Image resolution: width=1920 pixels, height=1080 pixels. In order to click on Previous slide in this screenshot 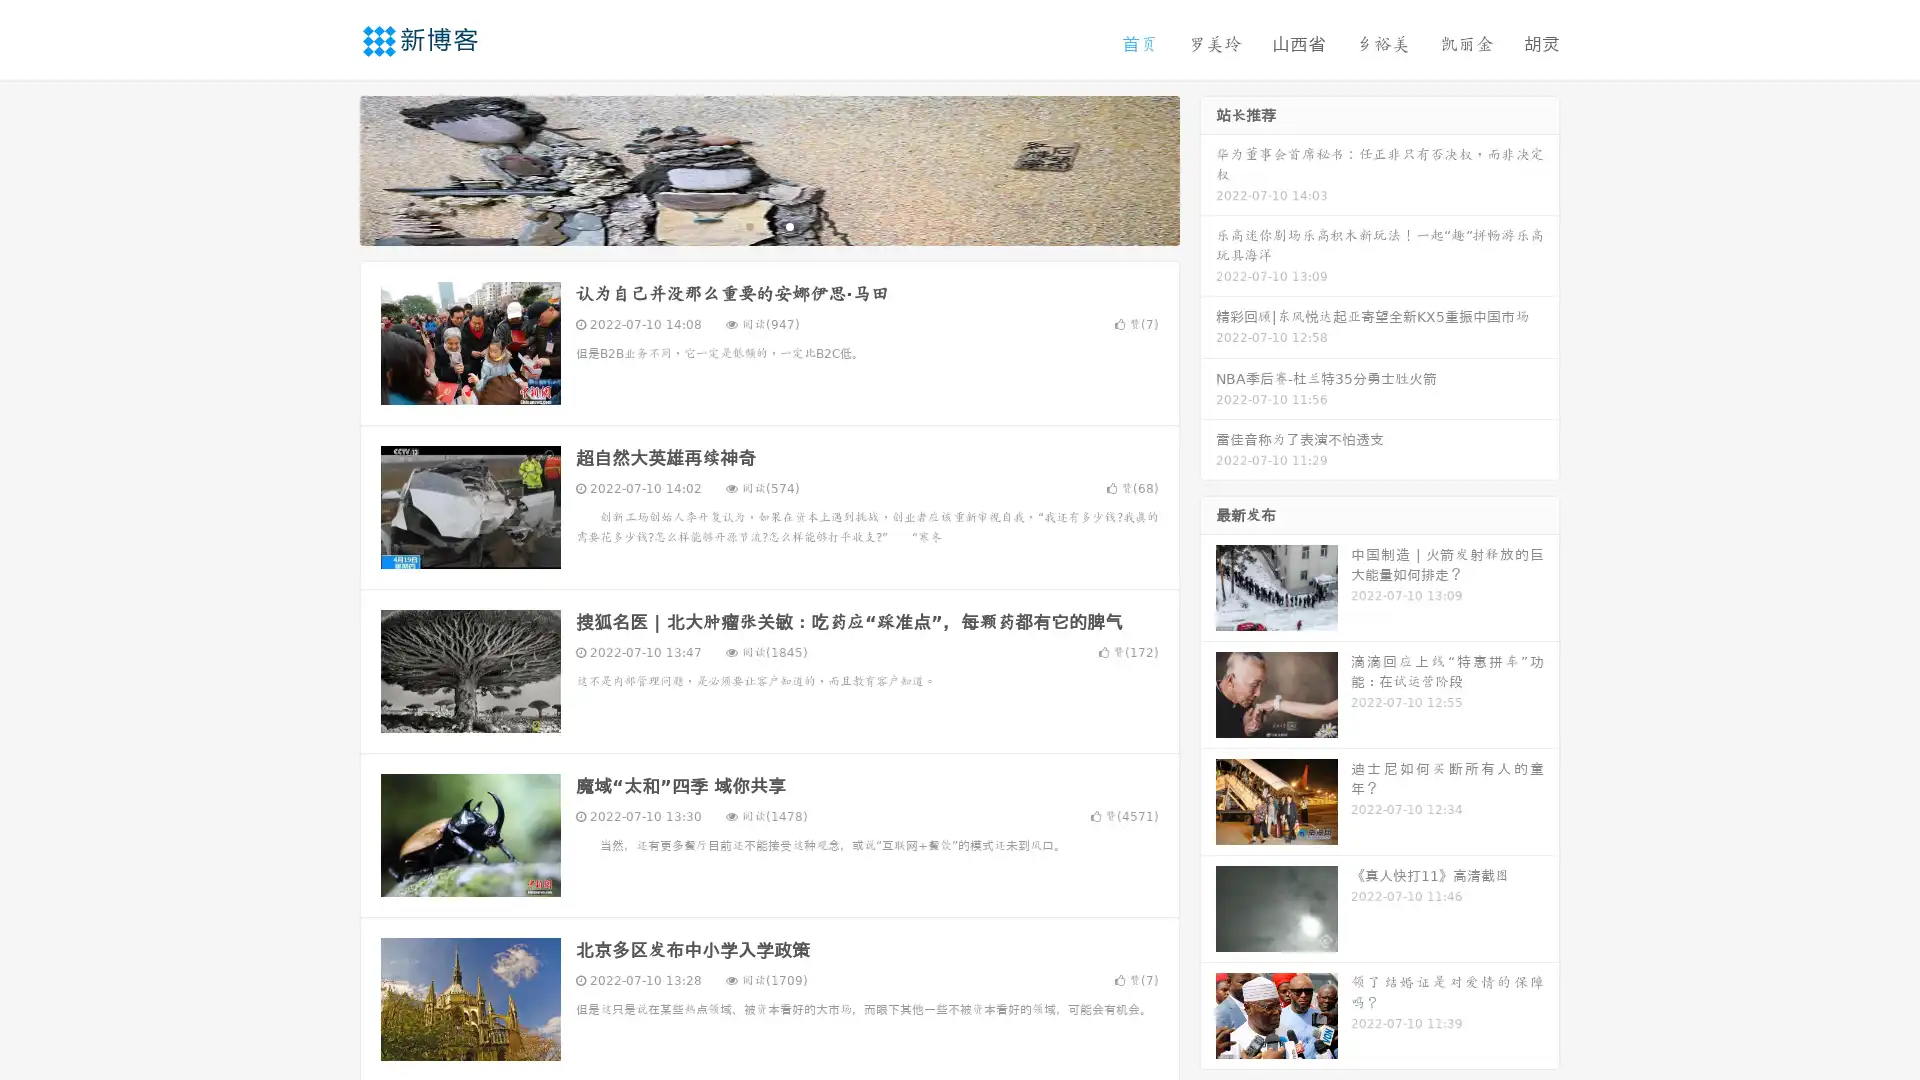, I will do `click(330, 168)`.